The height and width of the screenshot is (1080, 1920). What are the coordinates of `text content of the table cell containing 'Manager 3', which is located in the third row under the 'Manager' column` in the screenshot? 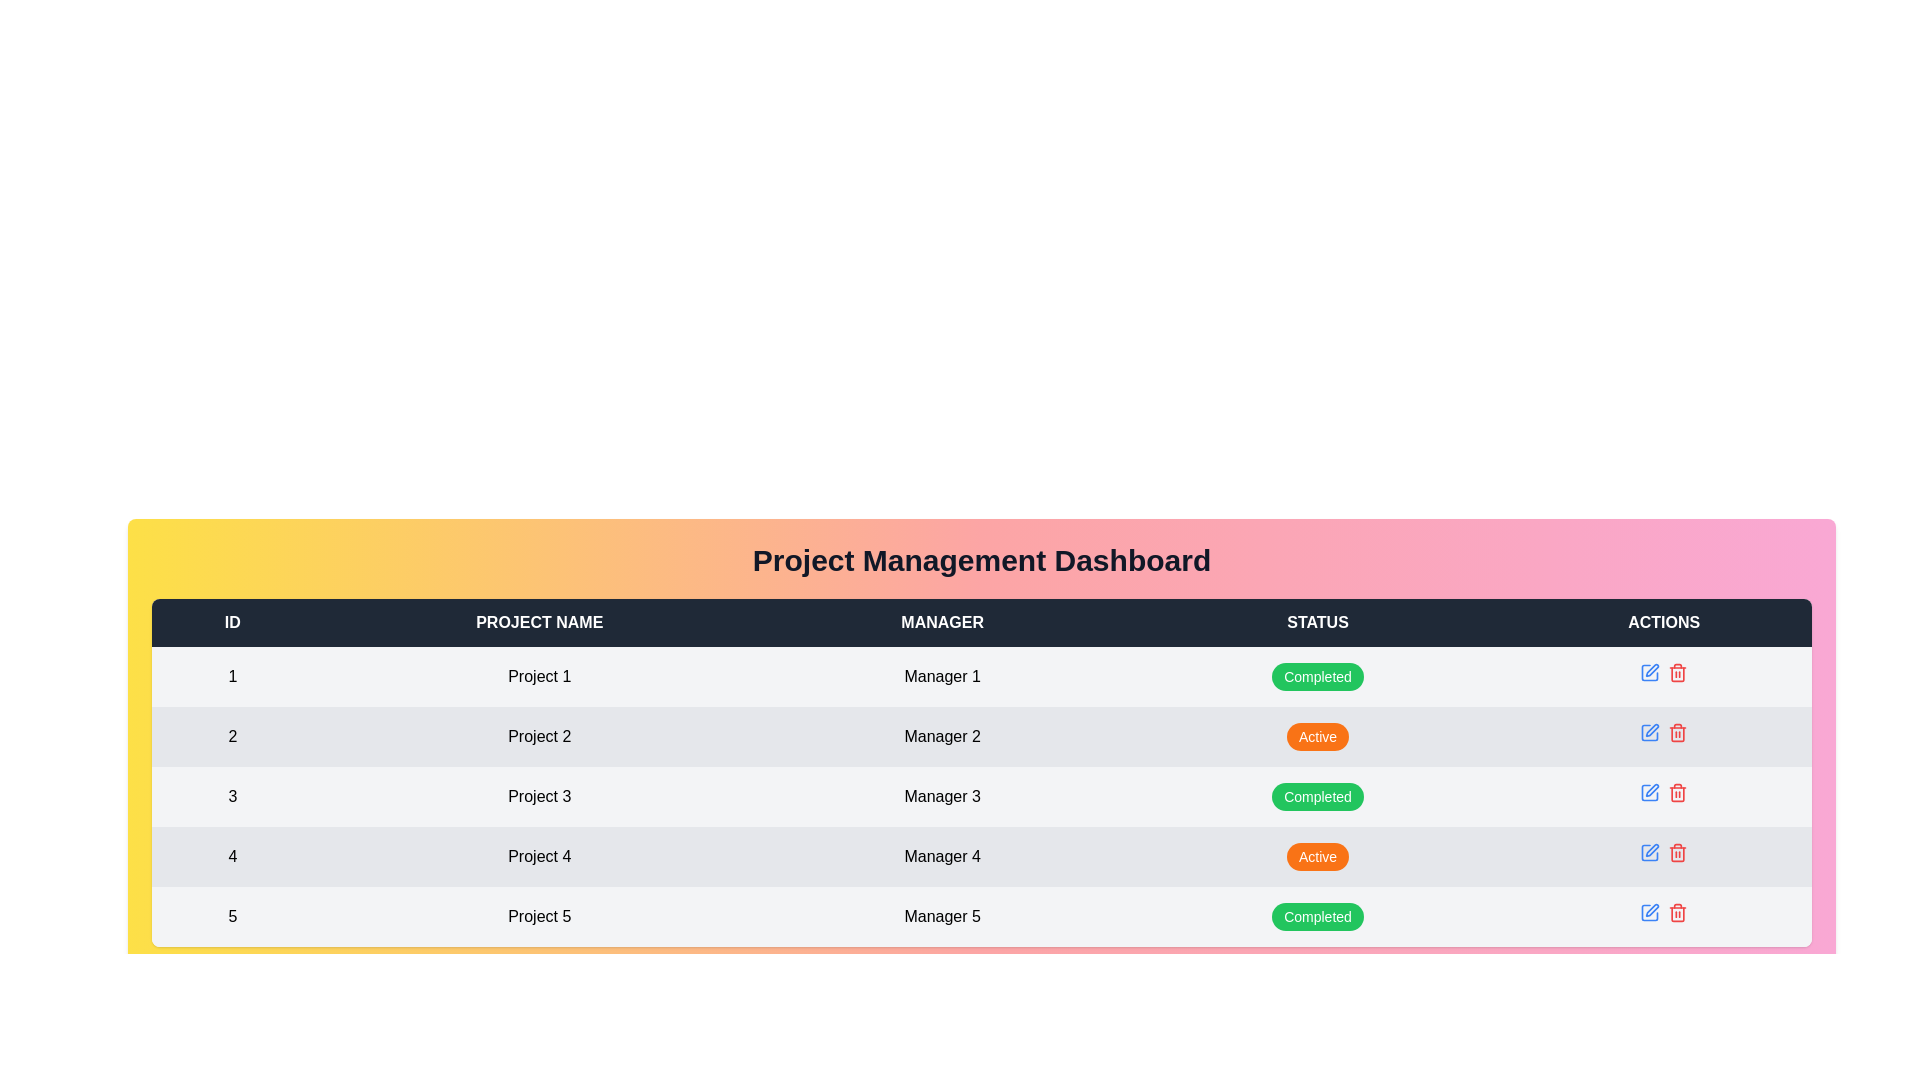 It's located at (941, 796).